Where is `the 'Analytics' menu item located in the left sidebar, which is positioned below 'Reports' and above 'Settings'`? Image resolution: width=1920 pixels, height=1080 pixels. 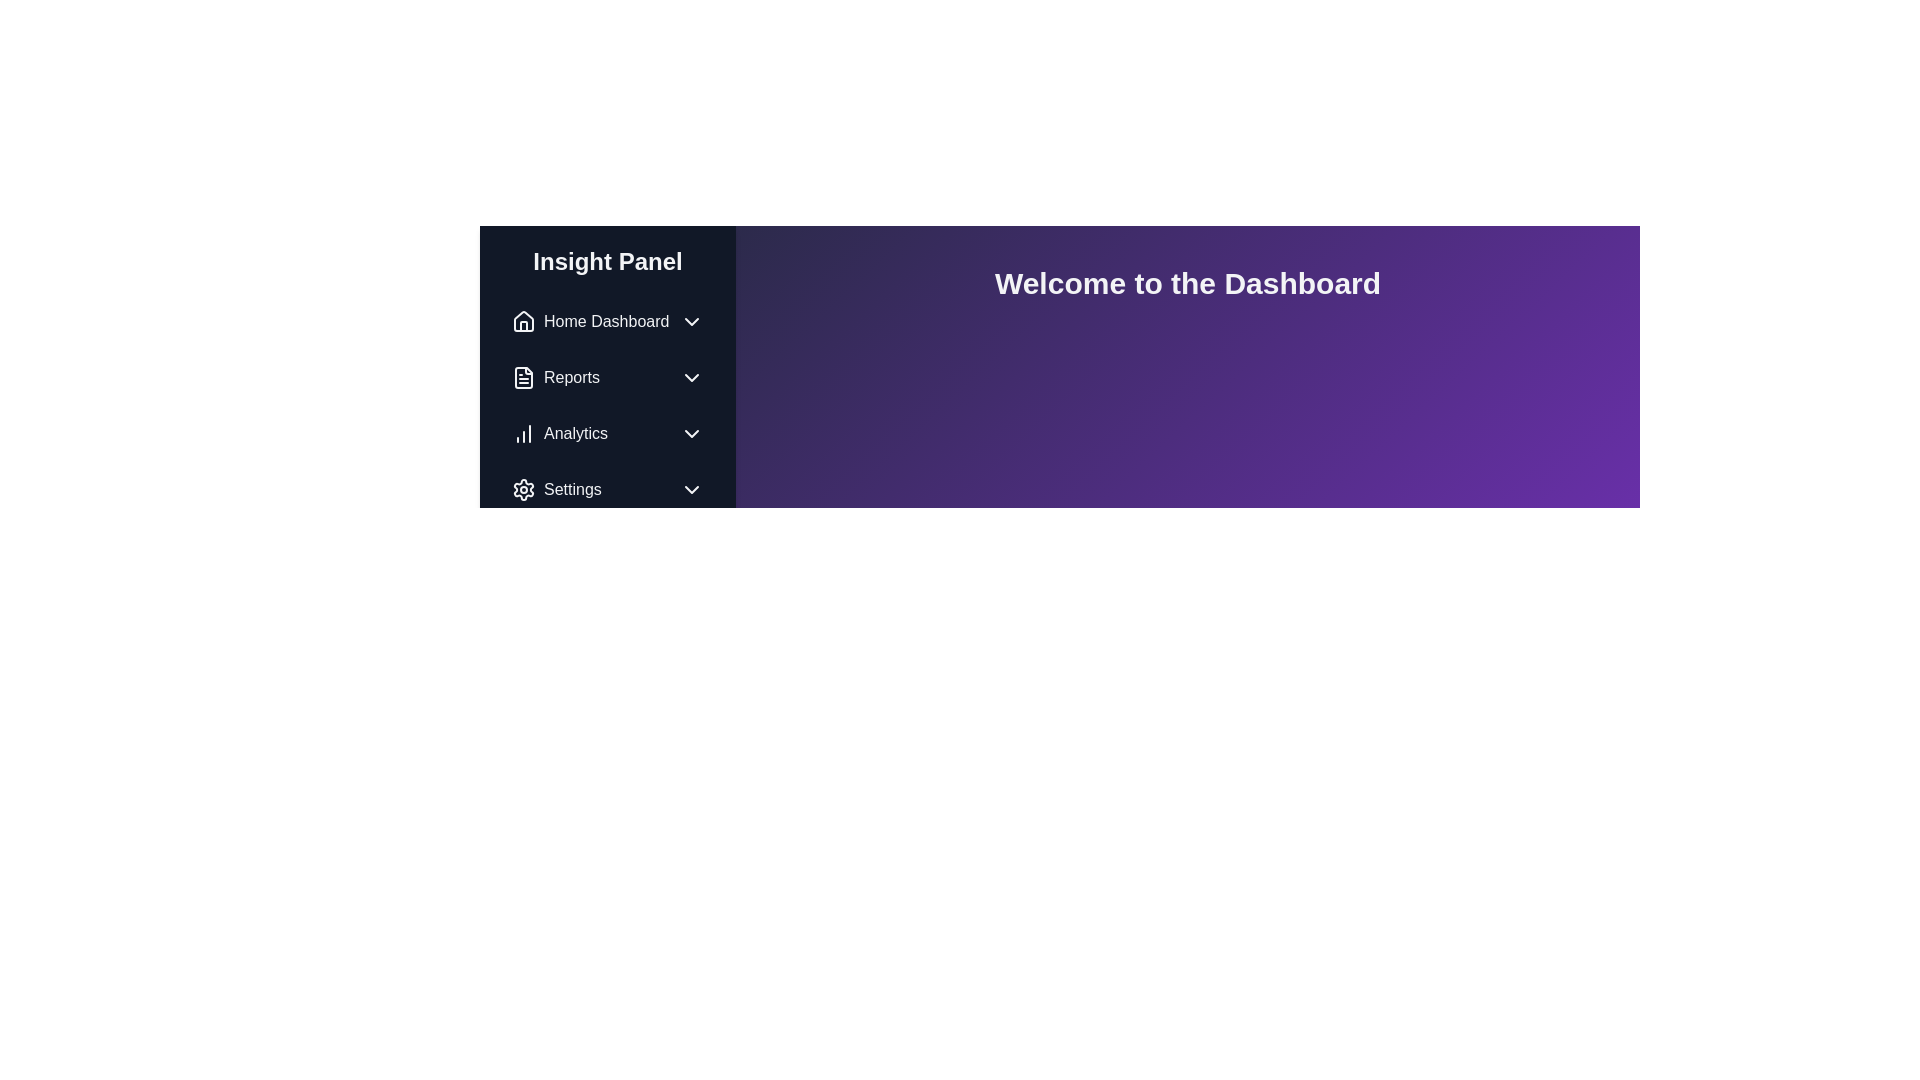
the 'Analytics' menu item located in the left sidebar, which is positioned below 'Reports' and above 'Settings' is located at coordinates (560, 433).